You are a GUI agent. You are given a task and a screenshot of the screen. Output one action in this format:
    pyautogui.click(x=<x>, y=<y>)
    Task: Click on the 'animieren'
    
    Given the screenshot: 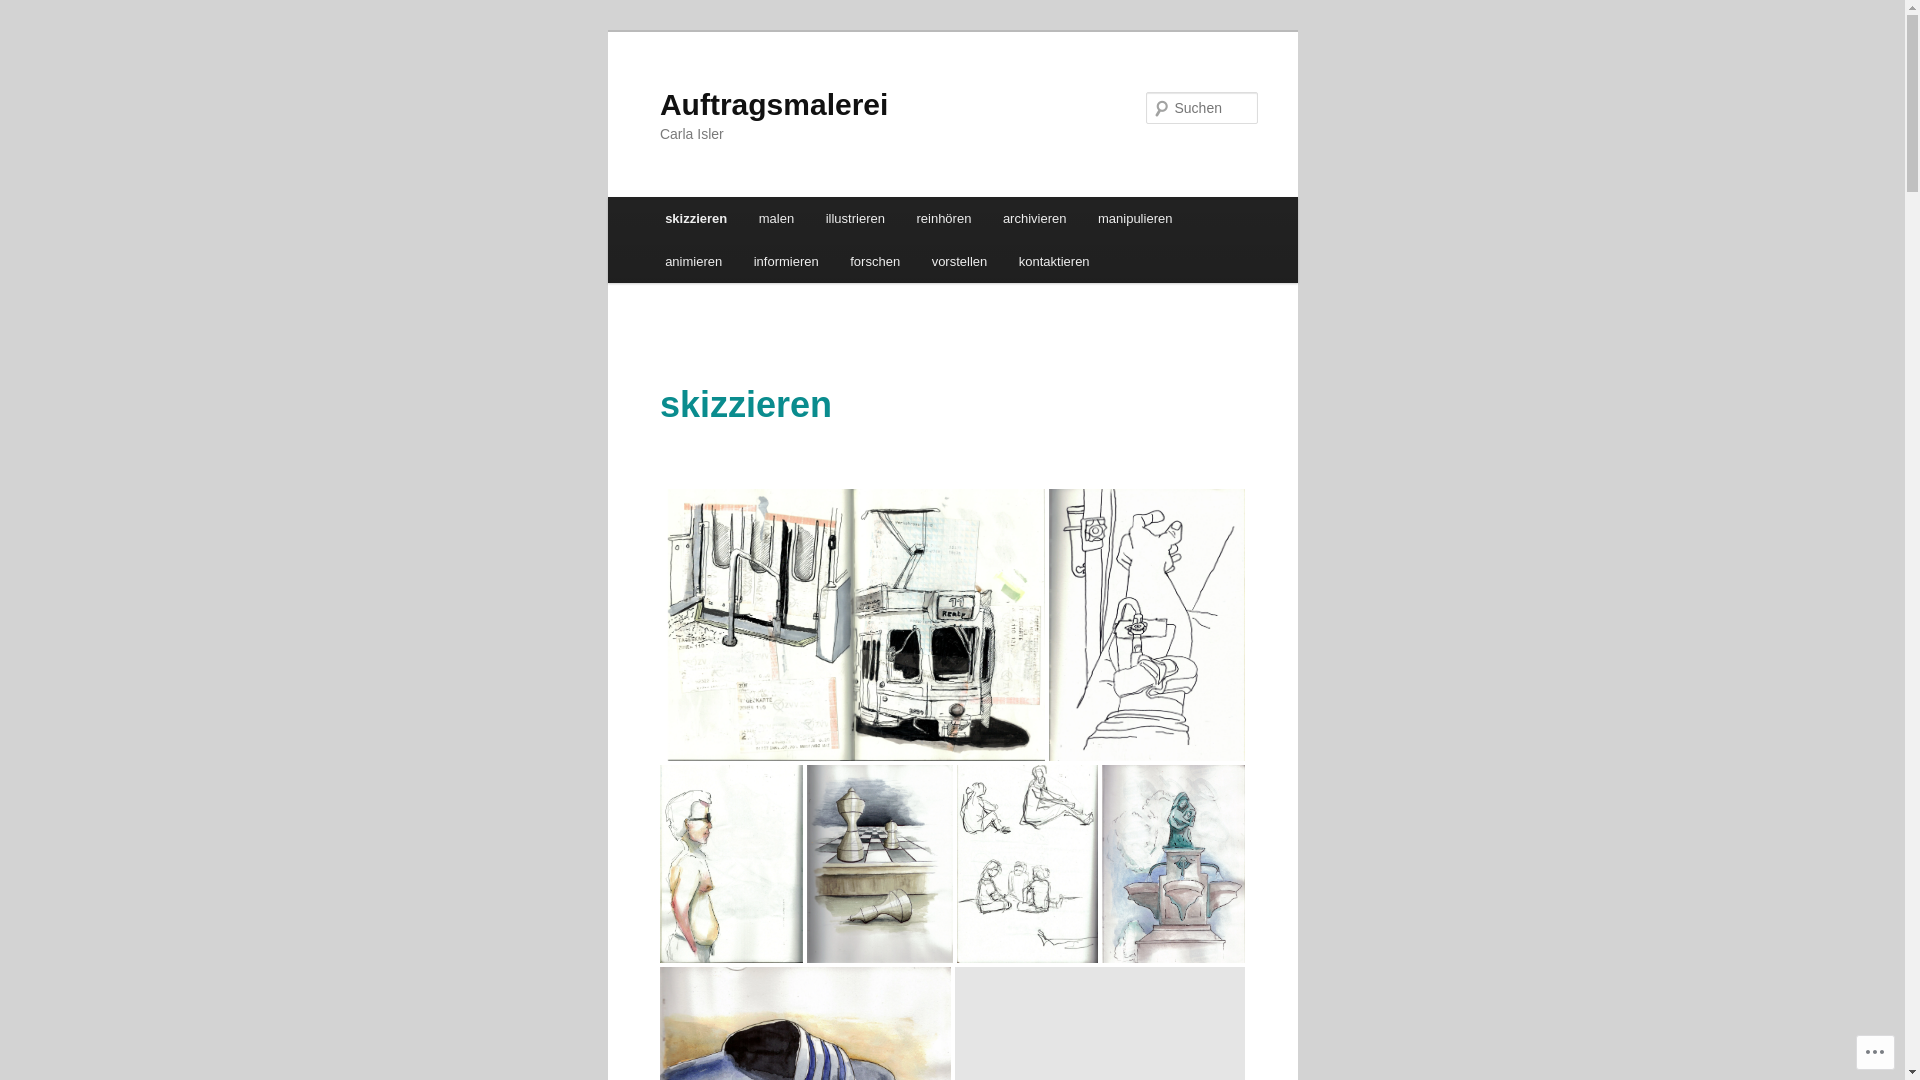 What is the action you would take?
    pyautogui.click(x=648, y=260)
    